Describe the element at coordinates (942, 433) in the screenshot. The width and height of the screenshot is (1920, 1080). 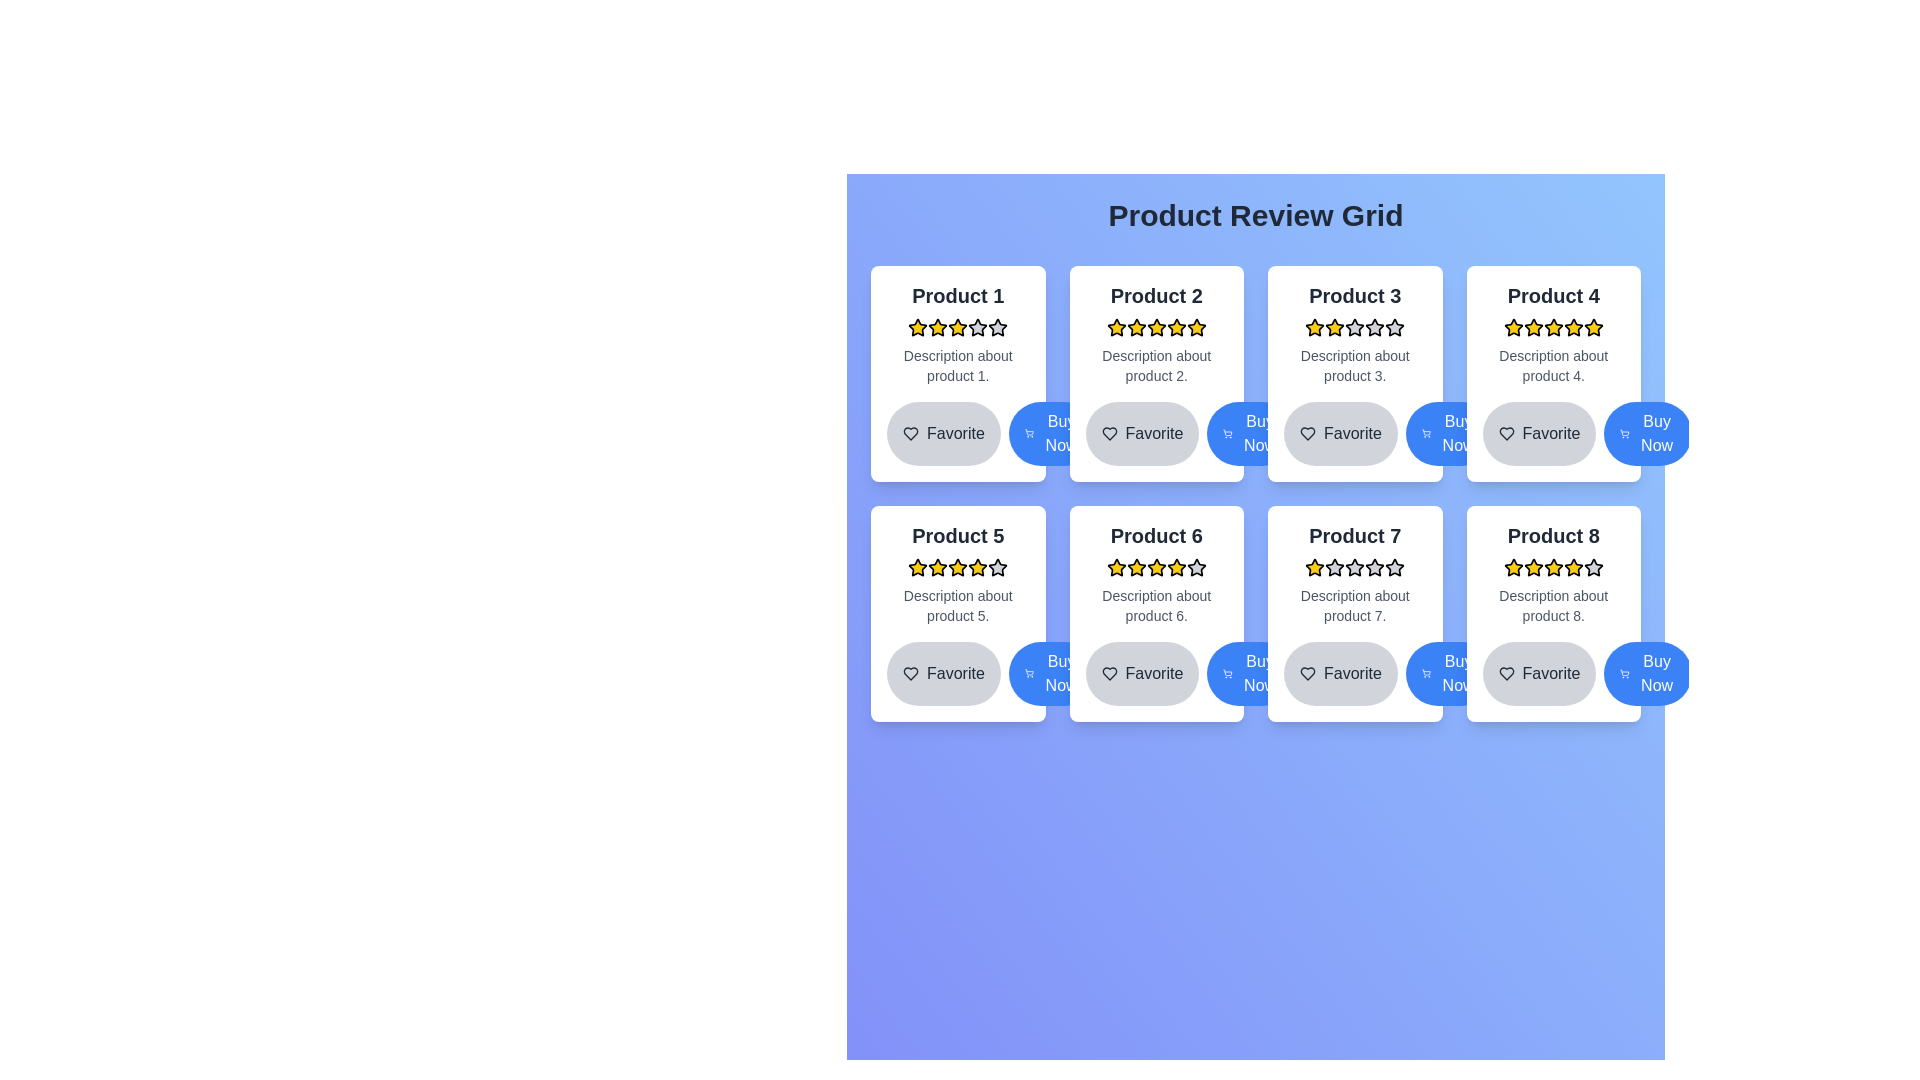
I see `the 'Favorite' button with a heart-shaped icon to mark the item as favorite` at that location.